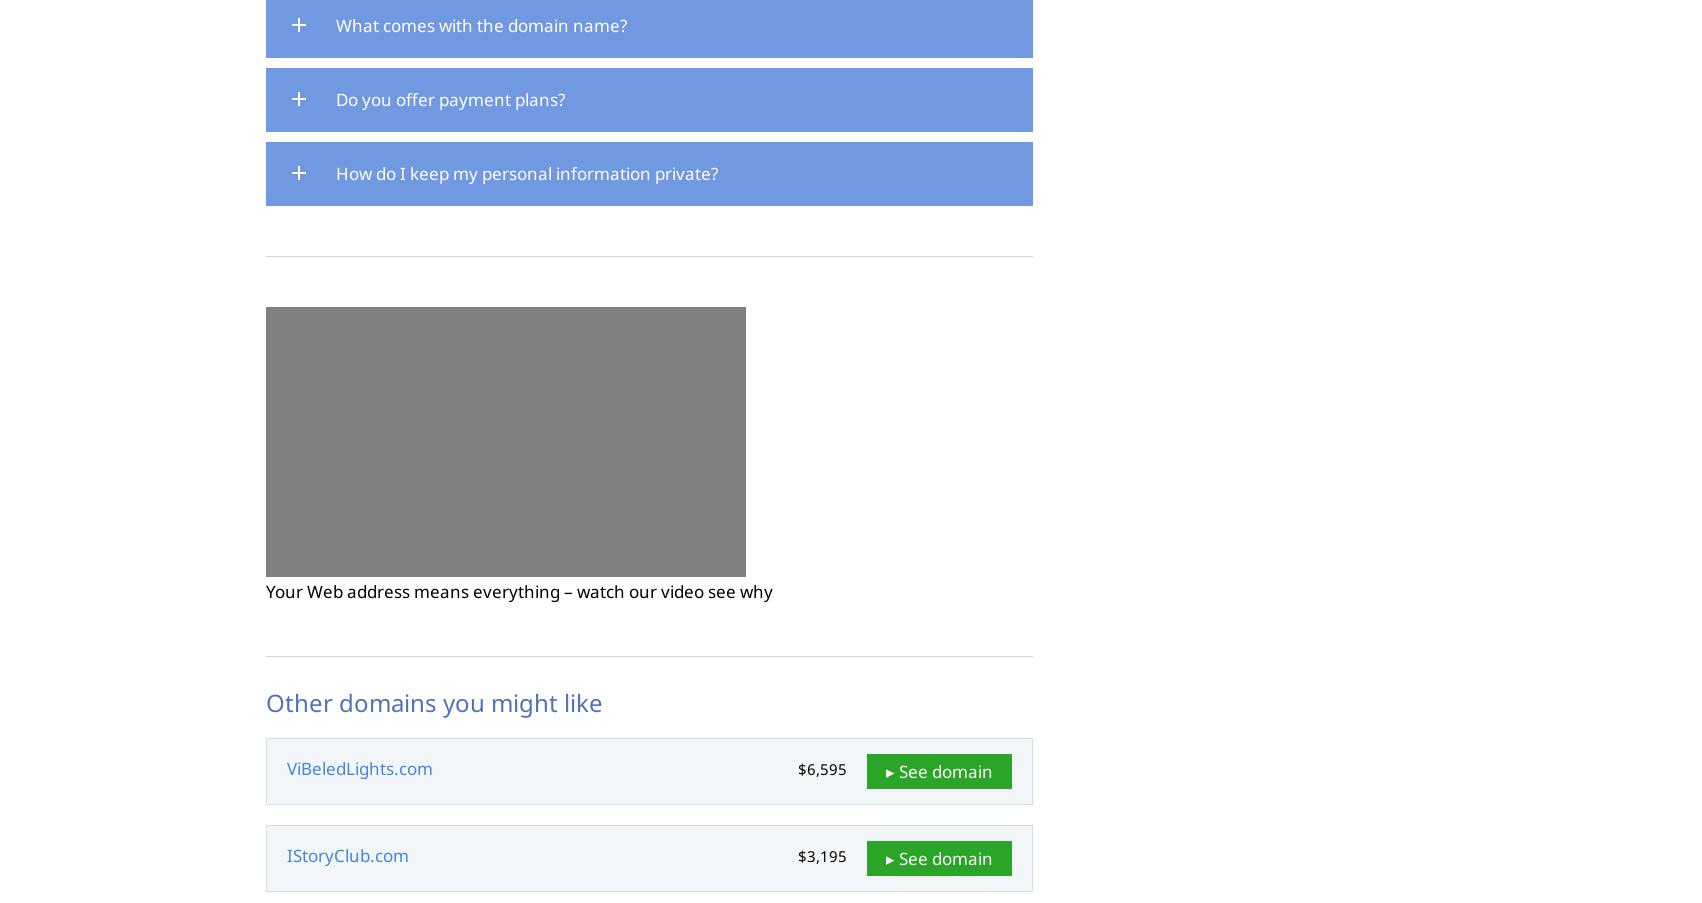  What do you see at coordinates (480, 24) in the screenshot?
I see `'What comes with the domain name?'` at bounding box center [480, 24].